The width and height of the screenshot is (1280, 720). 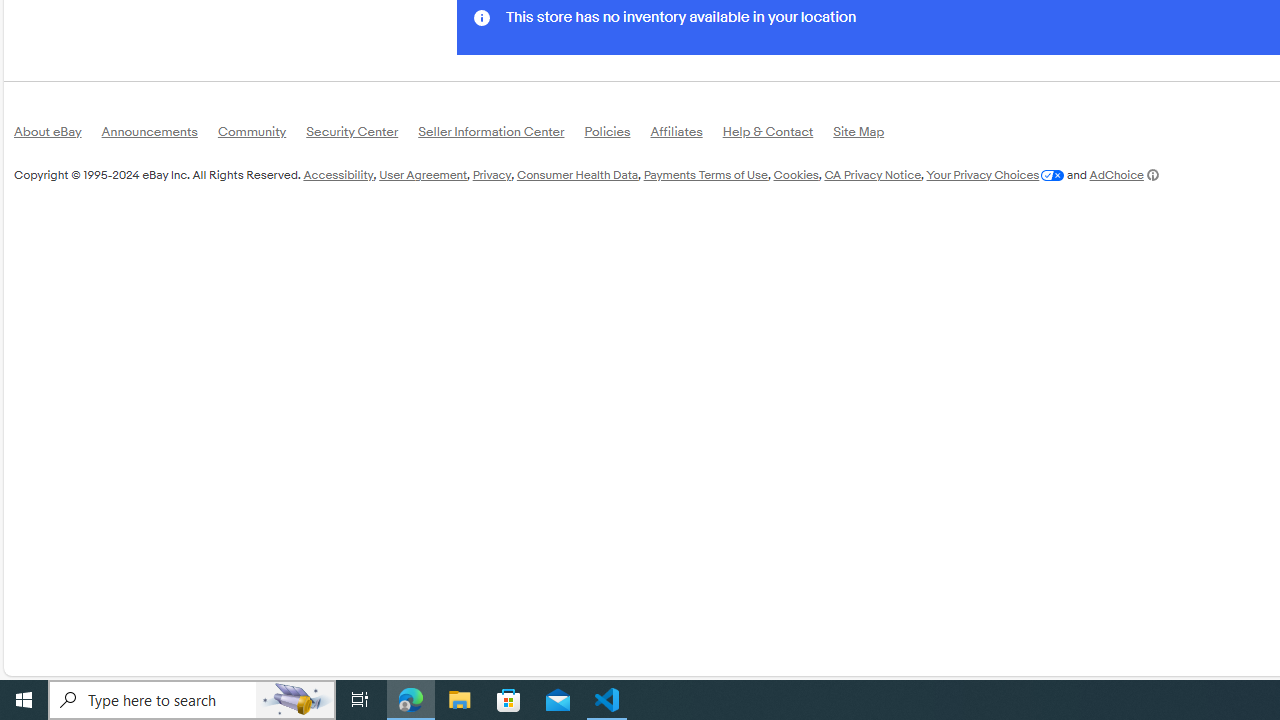 I want to click on 'Information', so click(x=481, y=17).